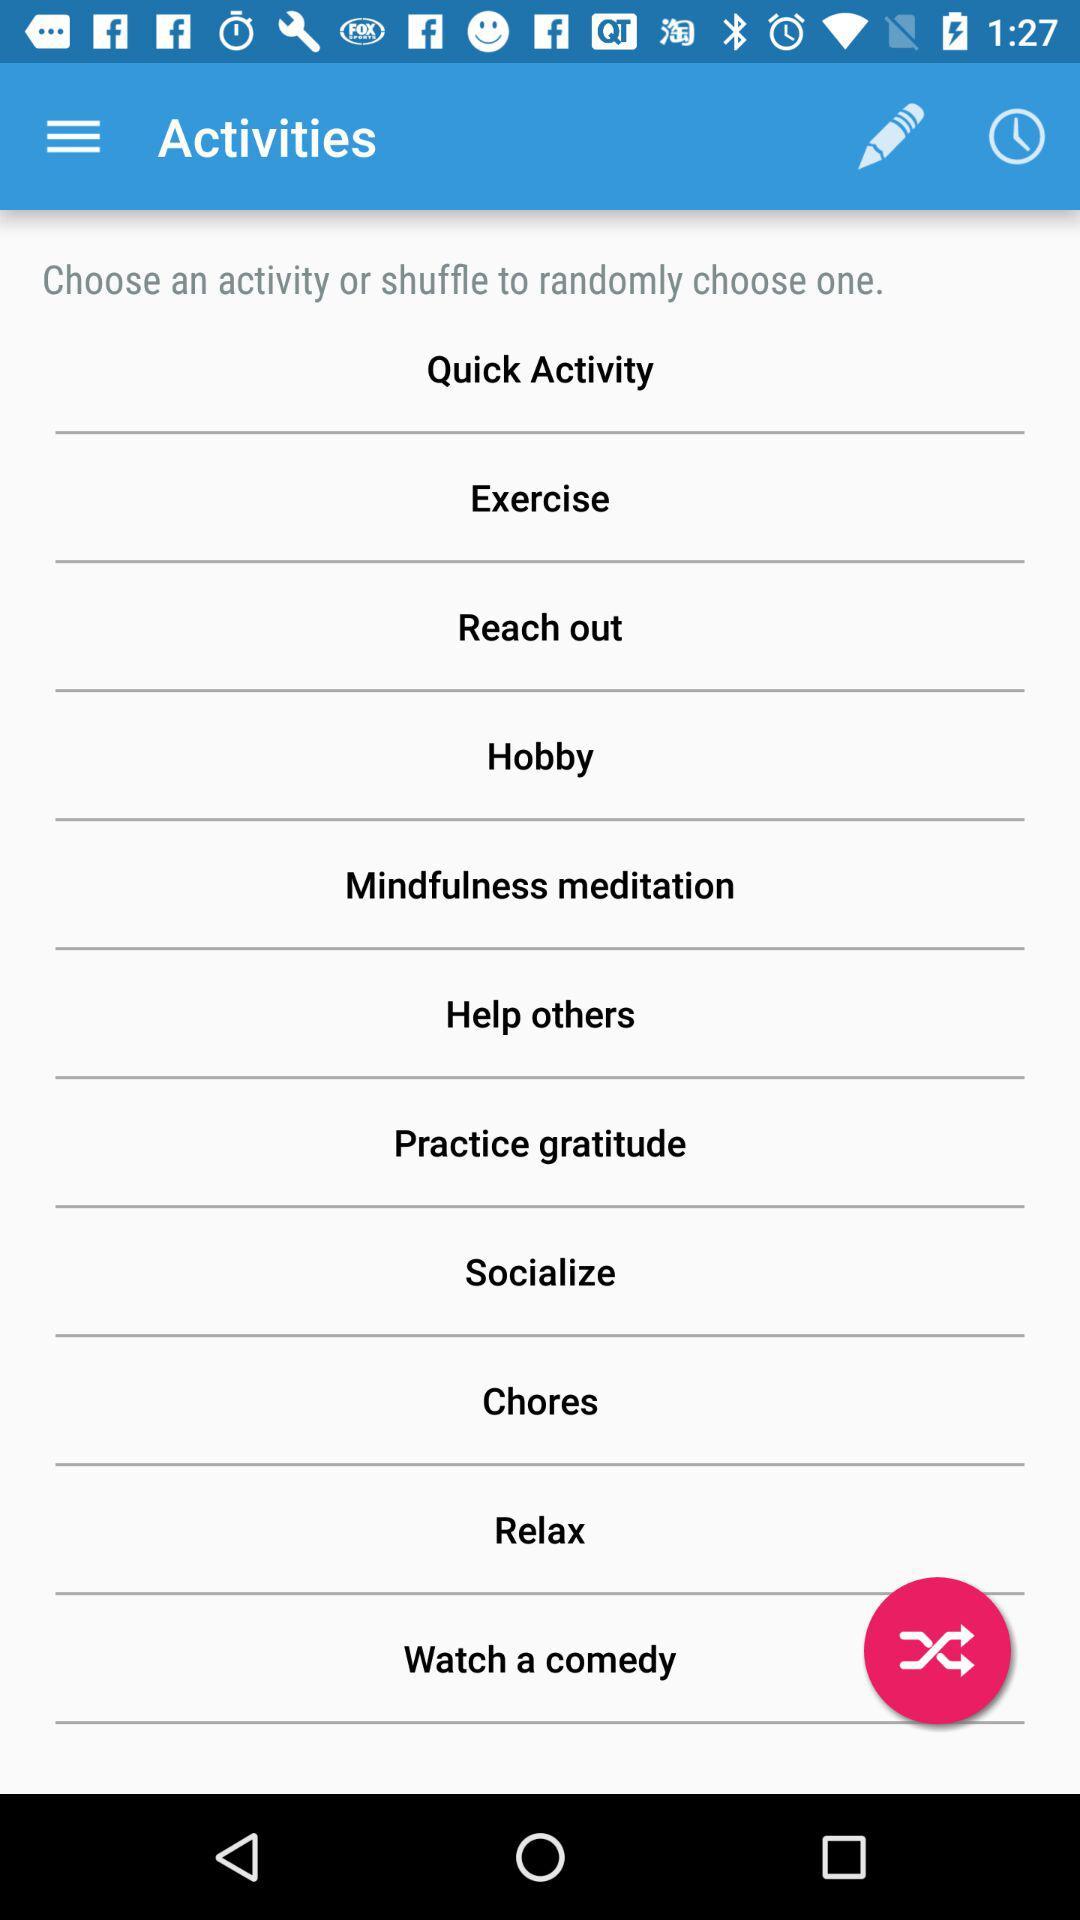 The width and height of the screenshot is (1080, 1920). Describe the element at coordinates (540, 1658) in the screenshot. I see `watch a comedy icon` at that location.